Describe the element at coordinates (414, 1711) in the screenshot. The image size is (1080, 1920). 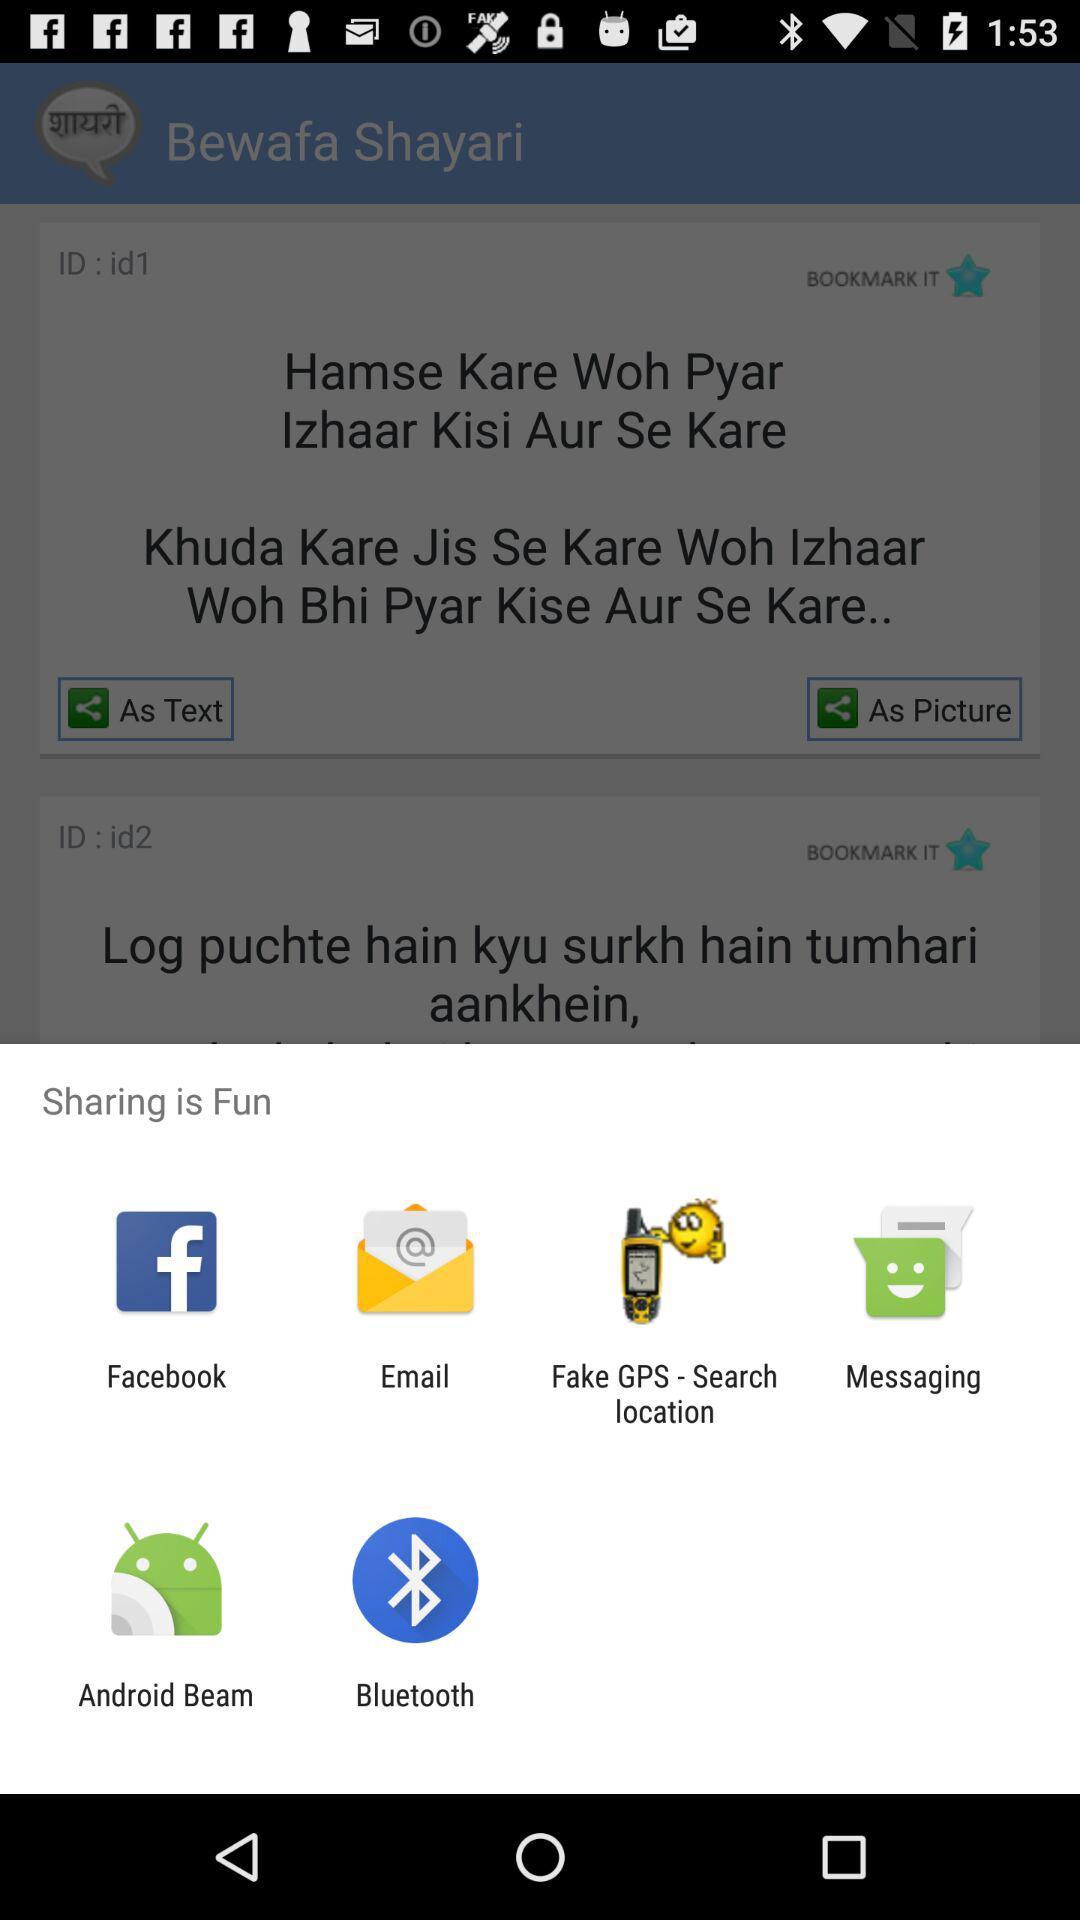
I see `the item to the right of the android beam app` at that location.